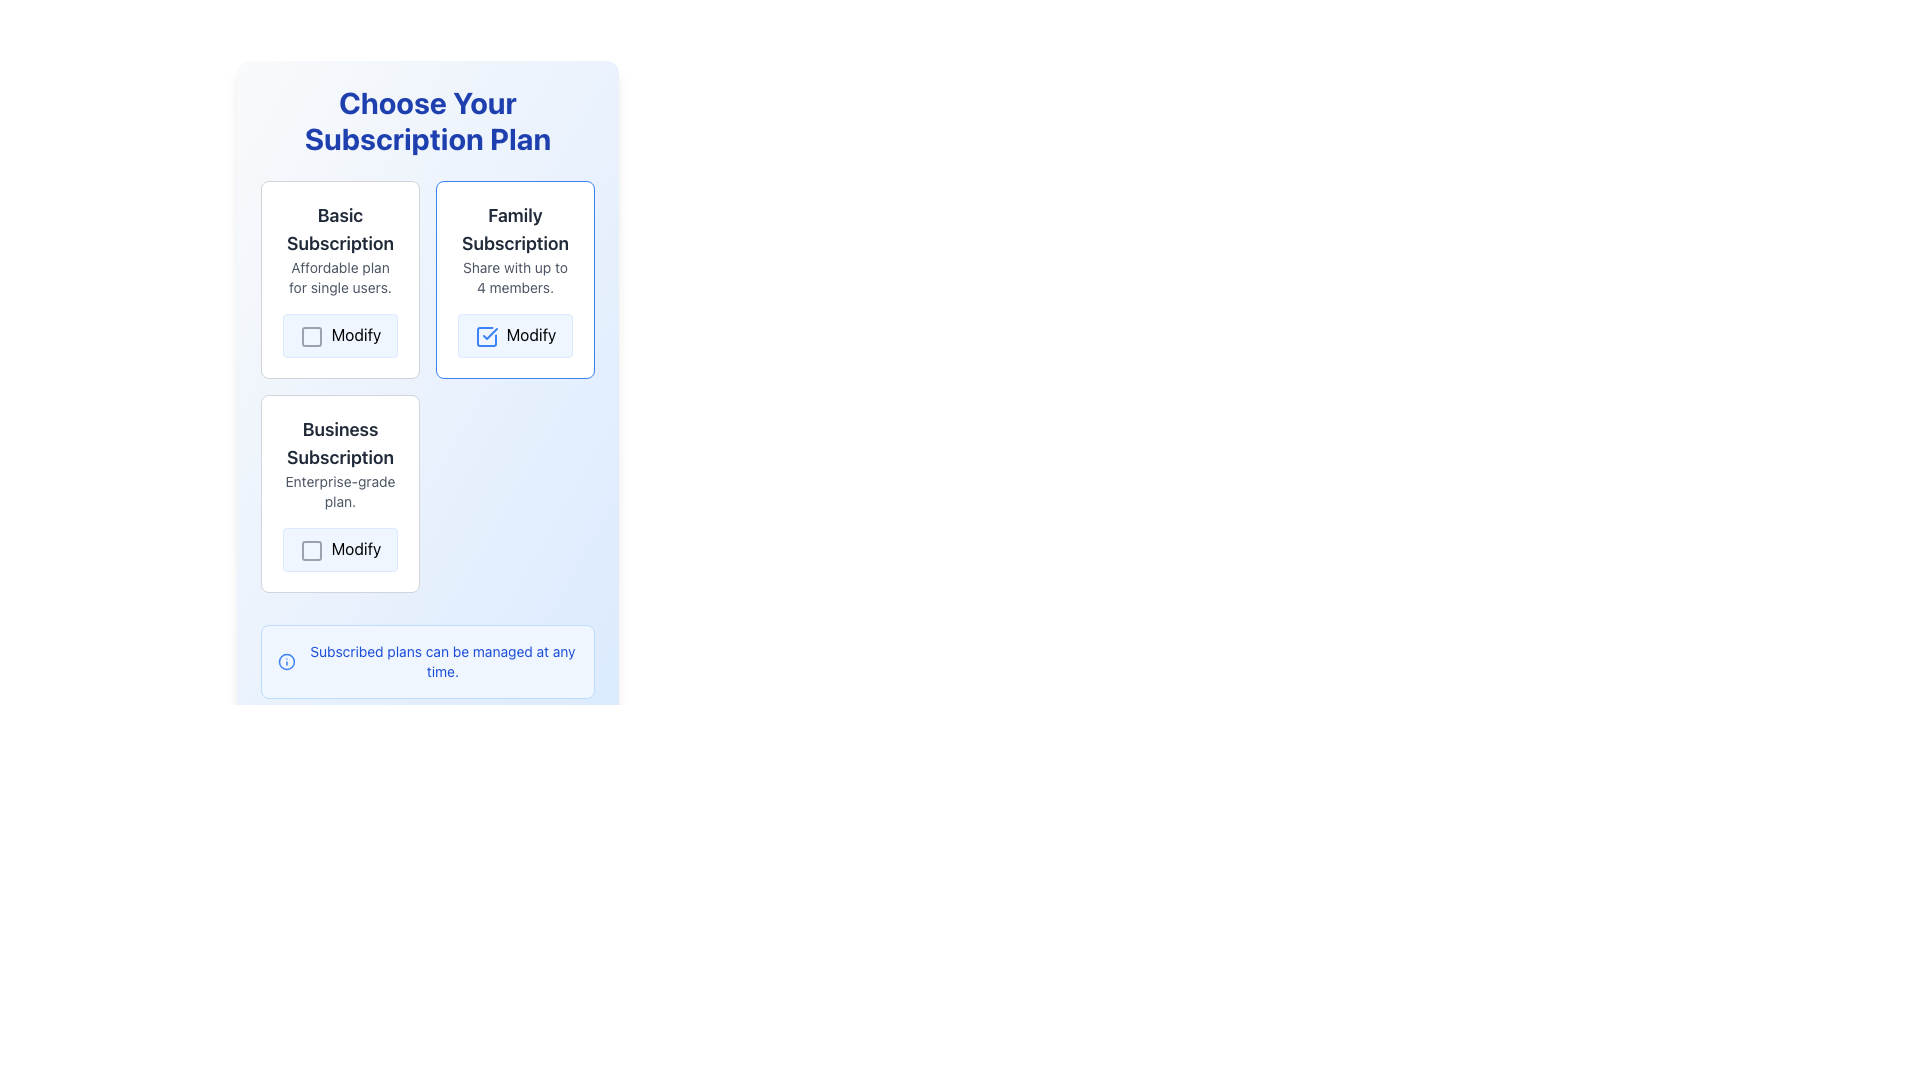  I want to click on the Text Label that provides information related to the 'Family Subscription' option, located below the header 'Family Subscription' and above the 'Modify' button, so click(515, 277).